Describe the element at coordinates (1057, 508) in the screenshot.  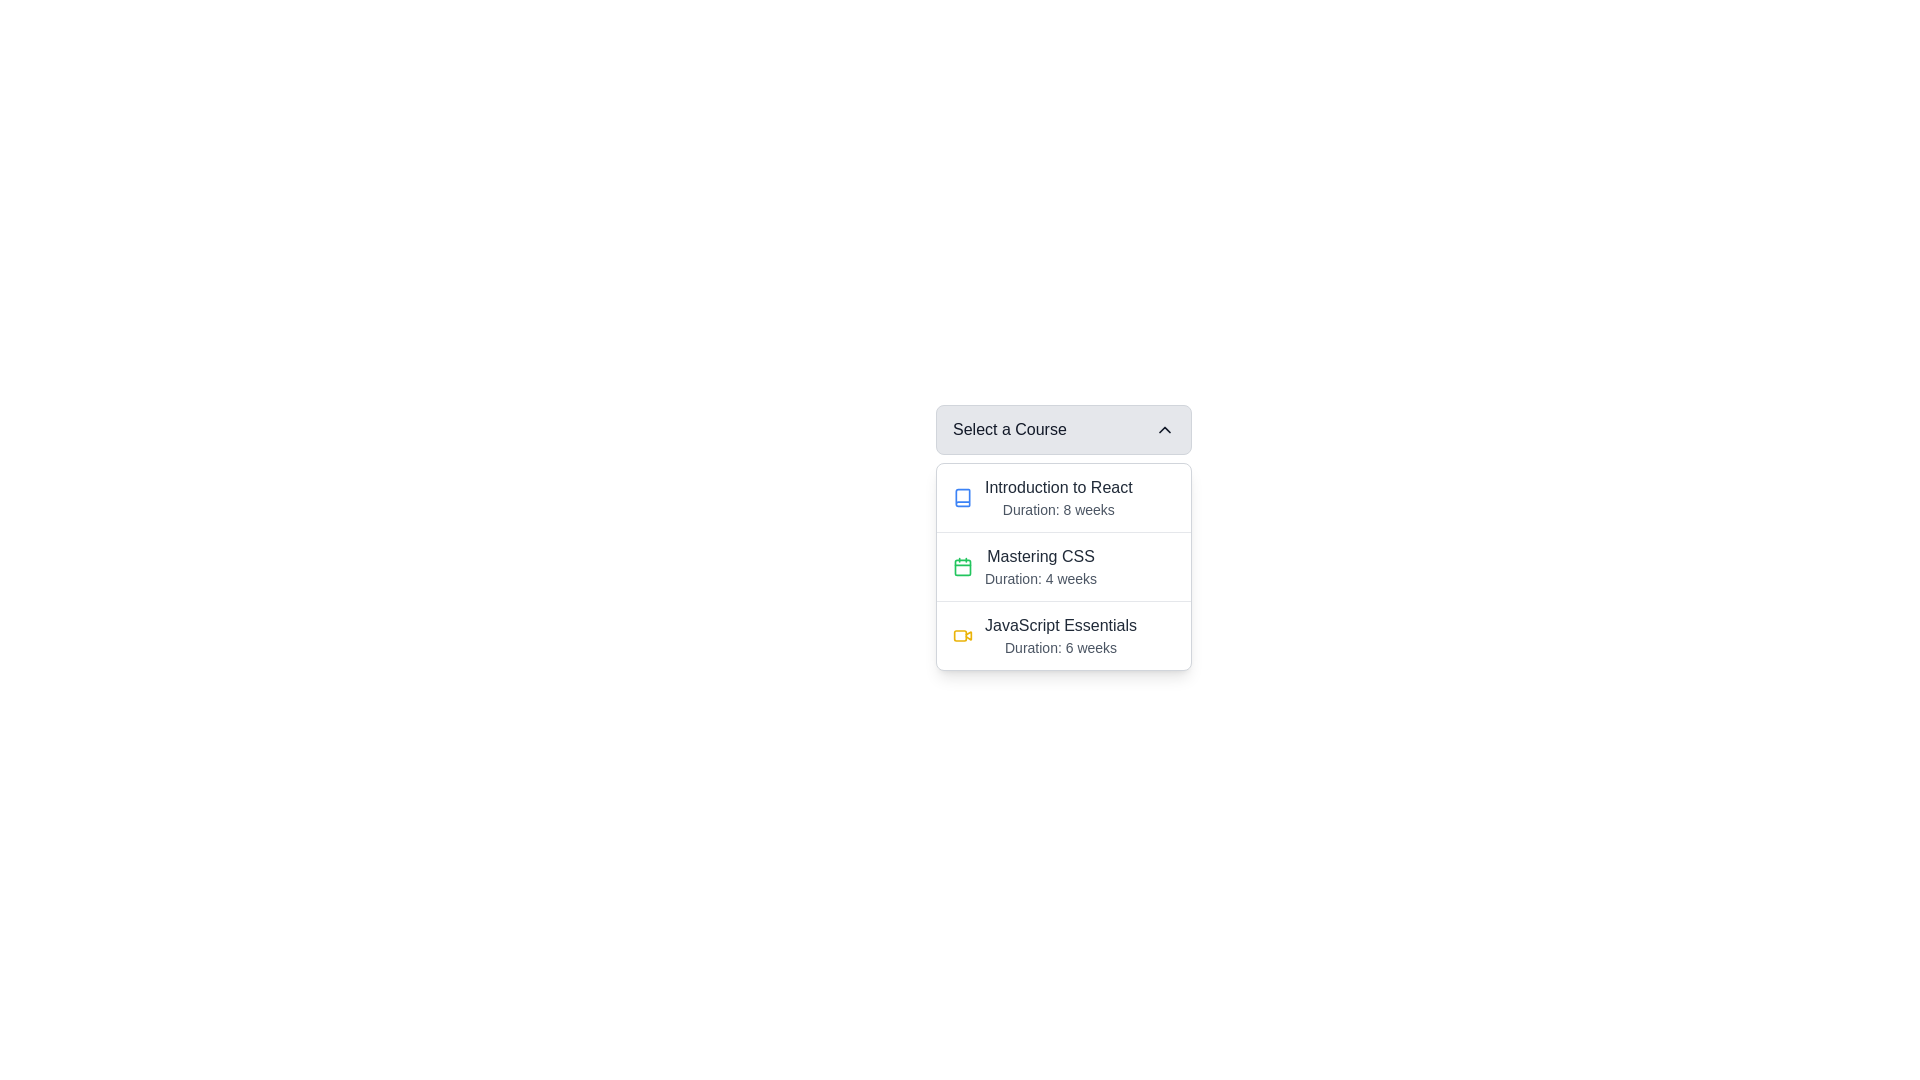
I see `the label displaying the duration of the 'Introduction to React' course, which is located directly beneath the course title in the dropdown menu under 'Select a Course'` at that location.